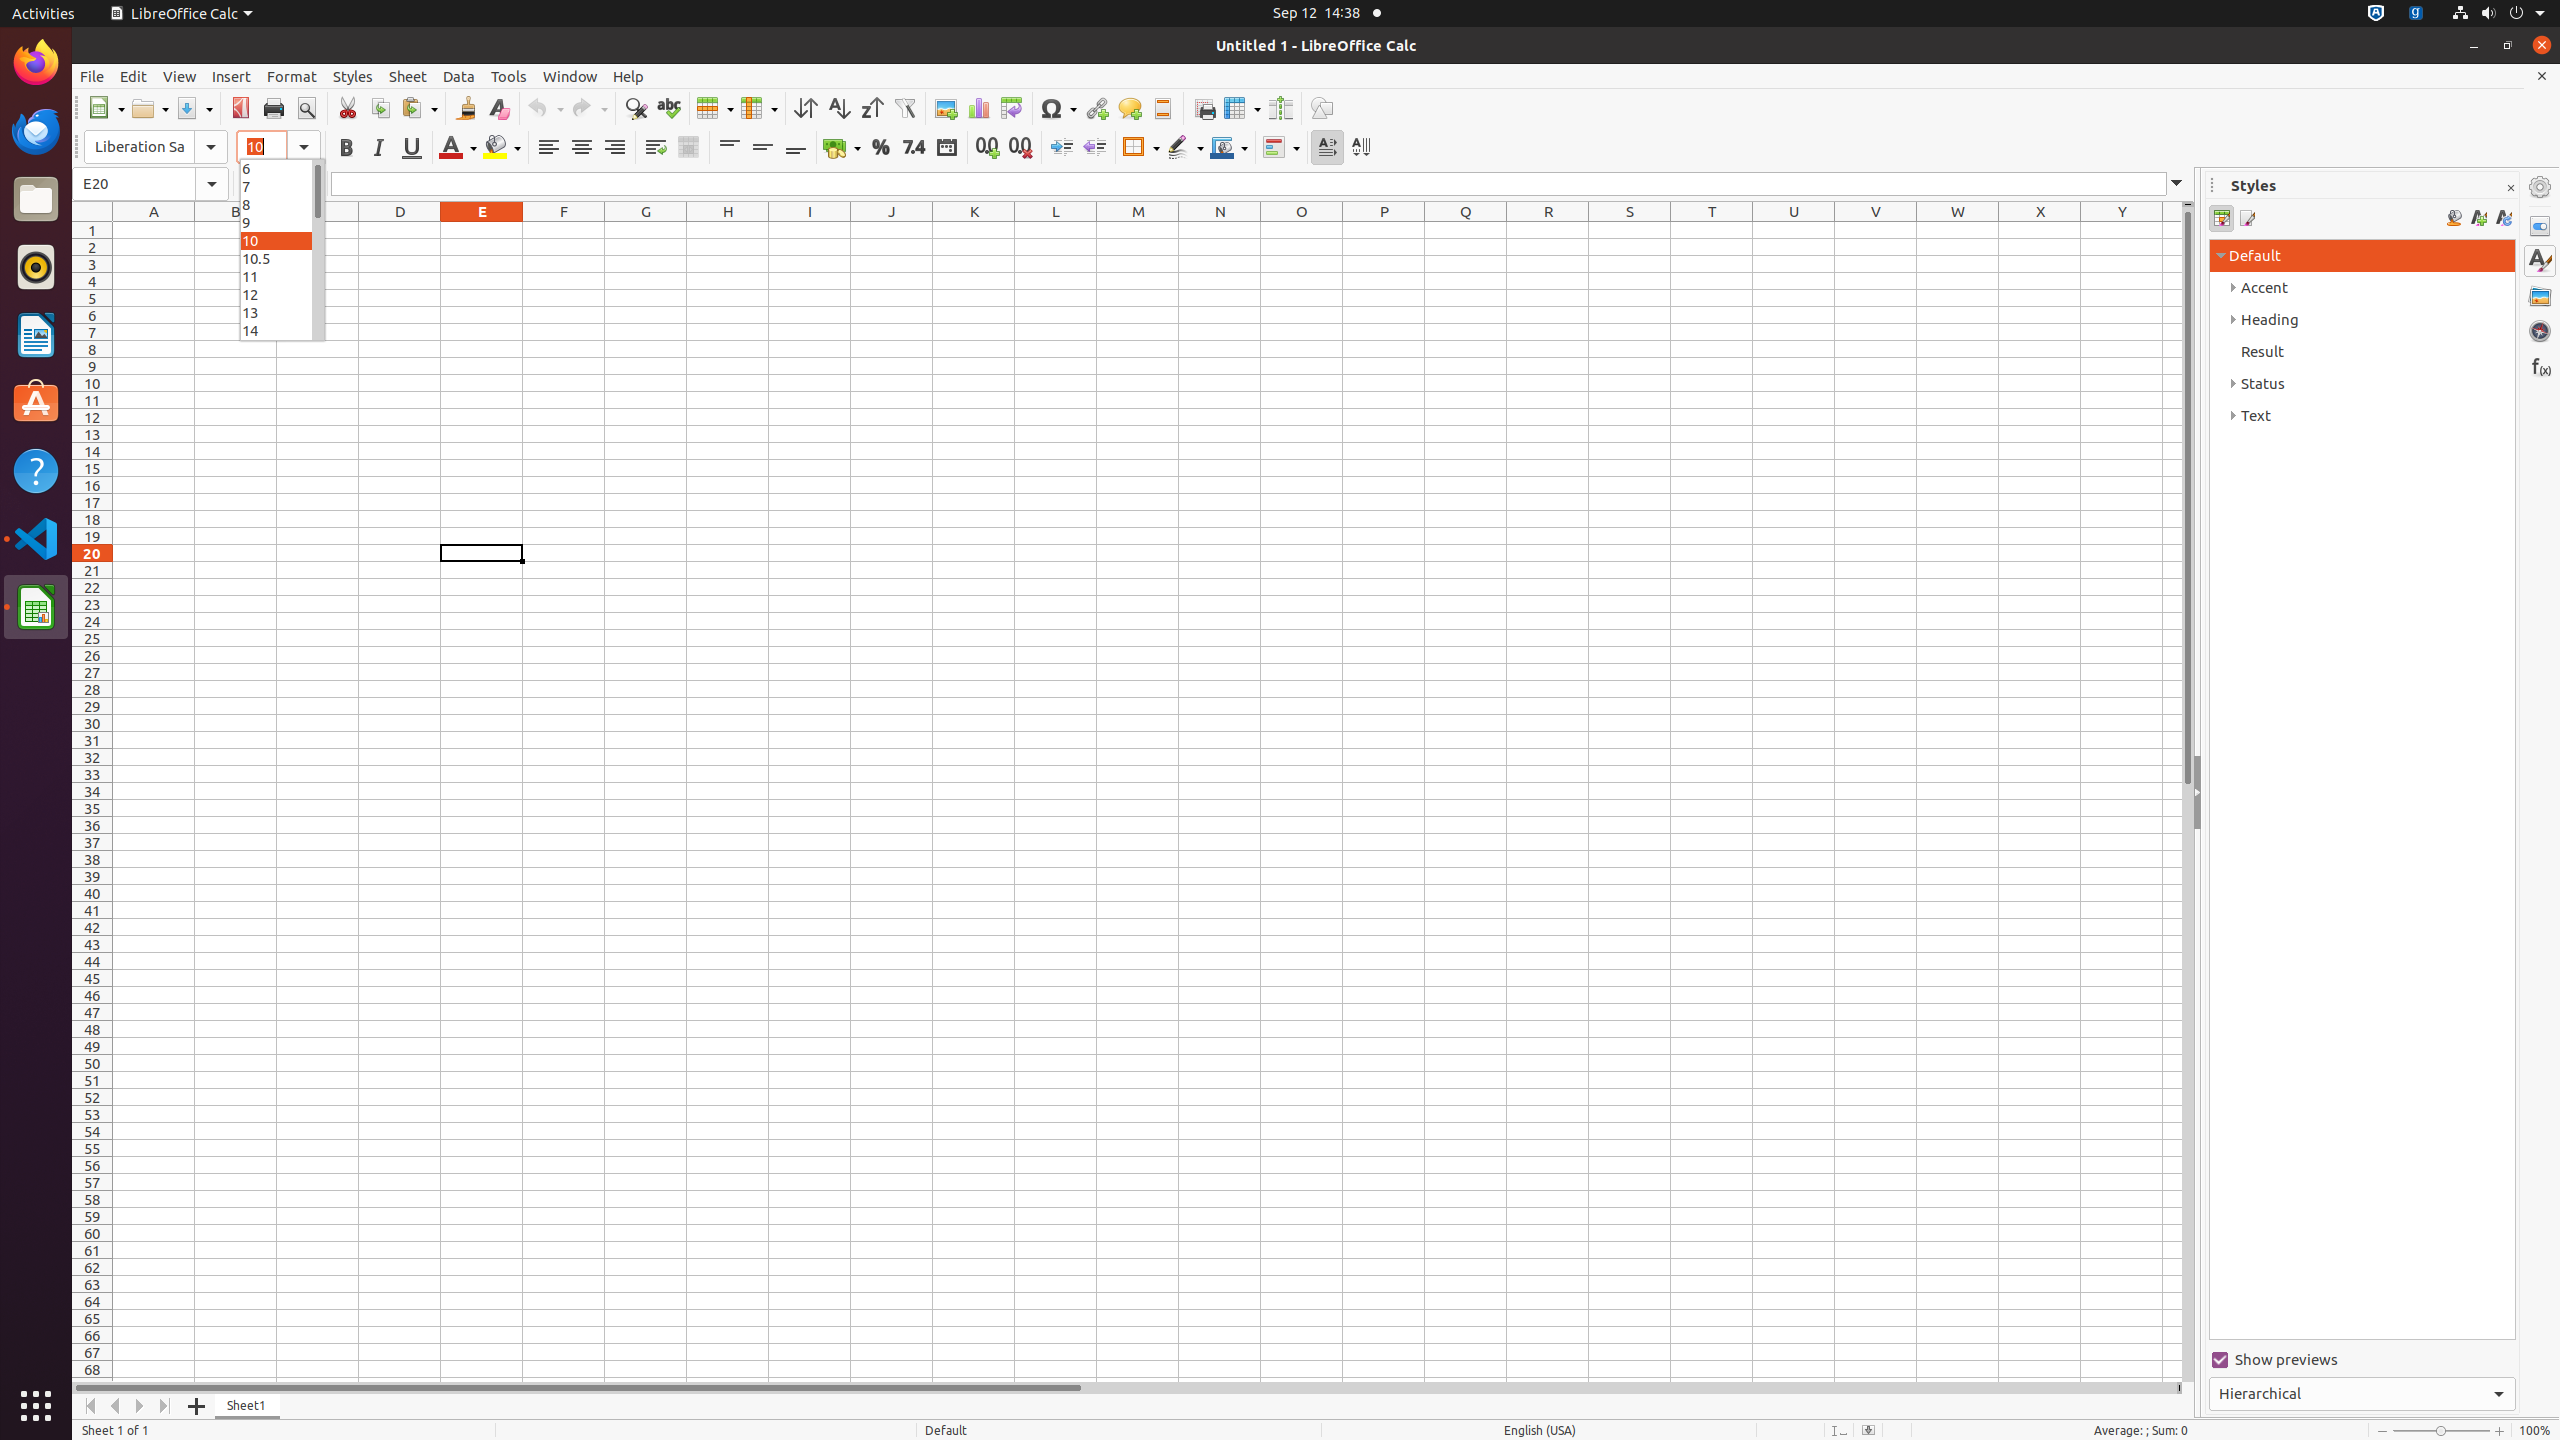 This screenshot has height=1440, width=2560. What do you see at coordinates (114, 1405) in the screenshot?
I see `'Move Left'` at bounding box center [114, 1405].